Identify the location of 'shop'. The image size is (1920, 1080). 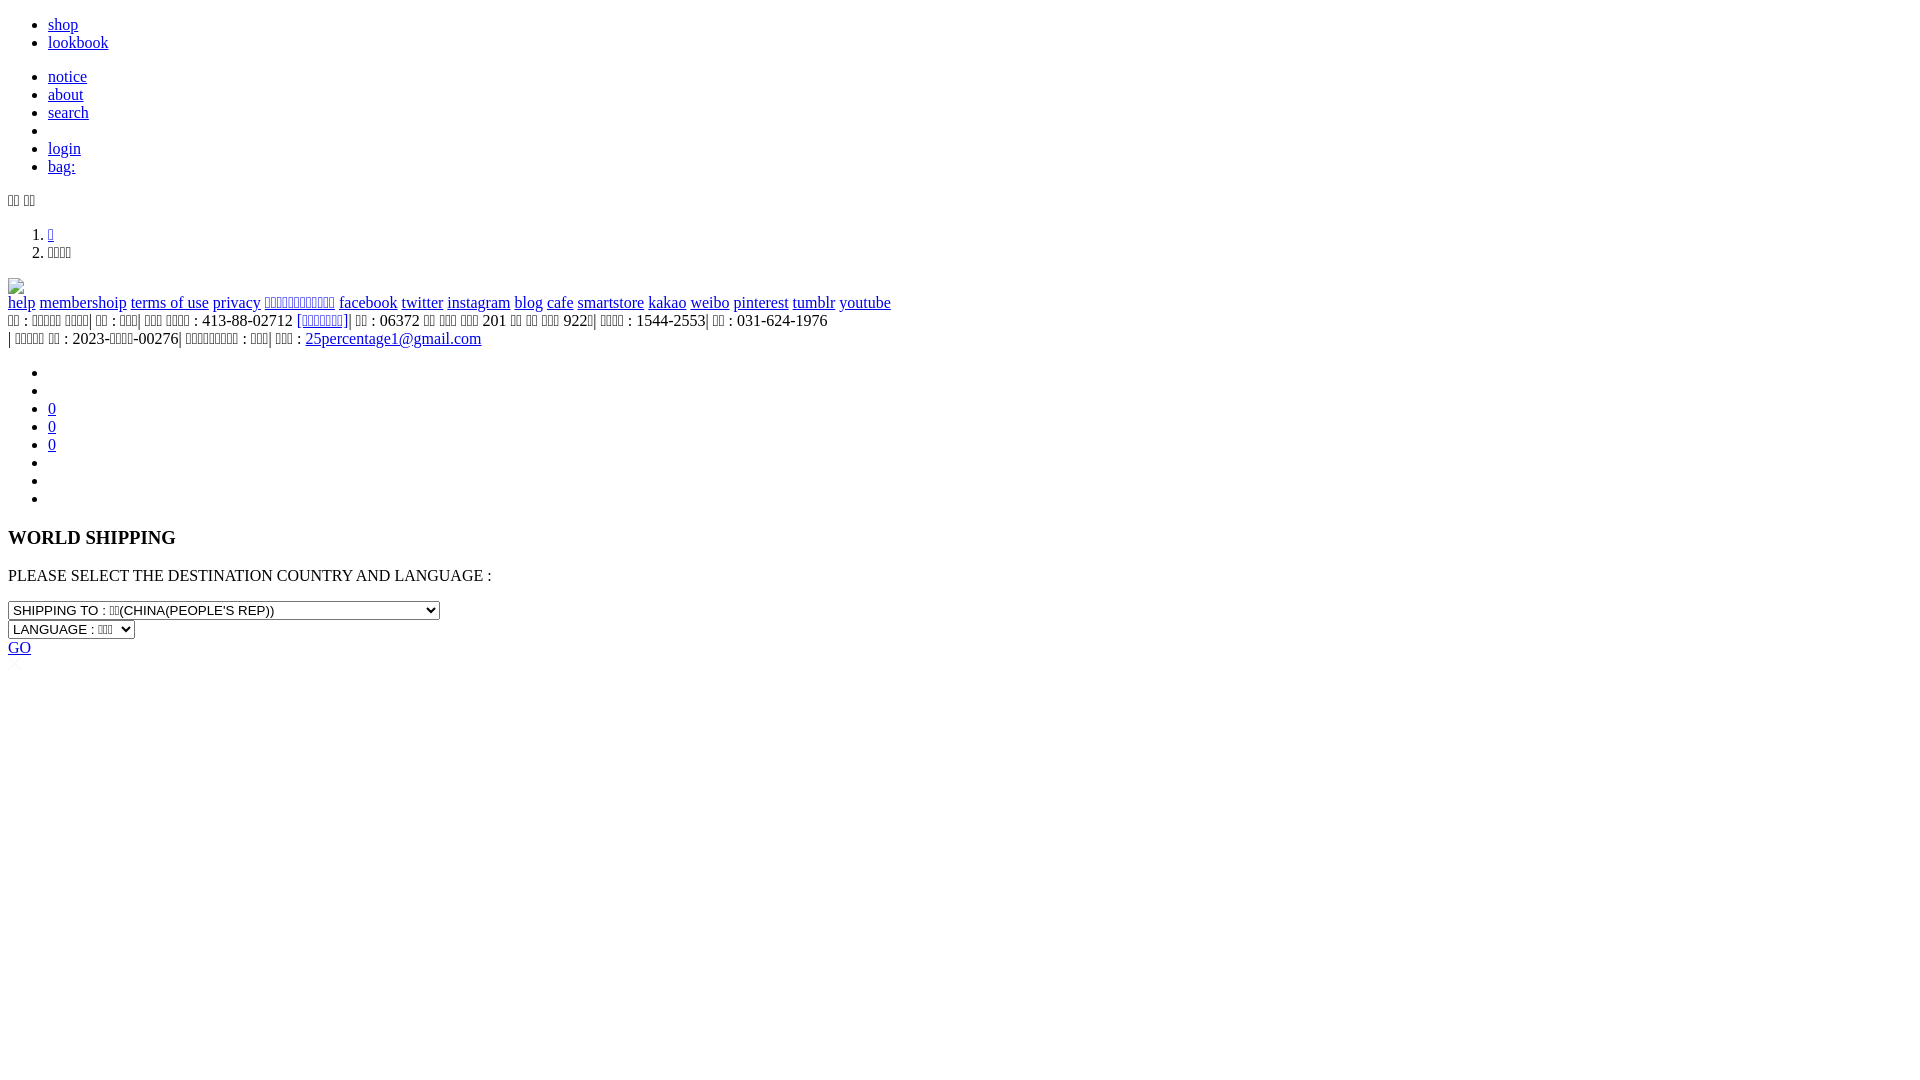
(62, 24).